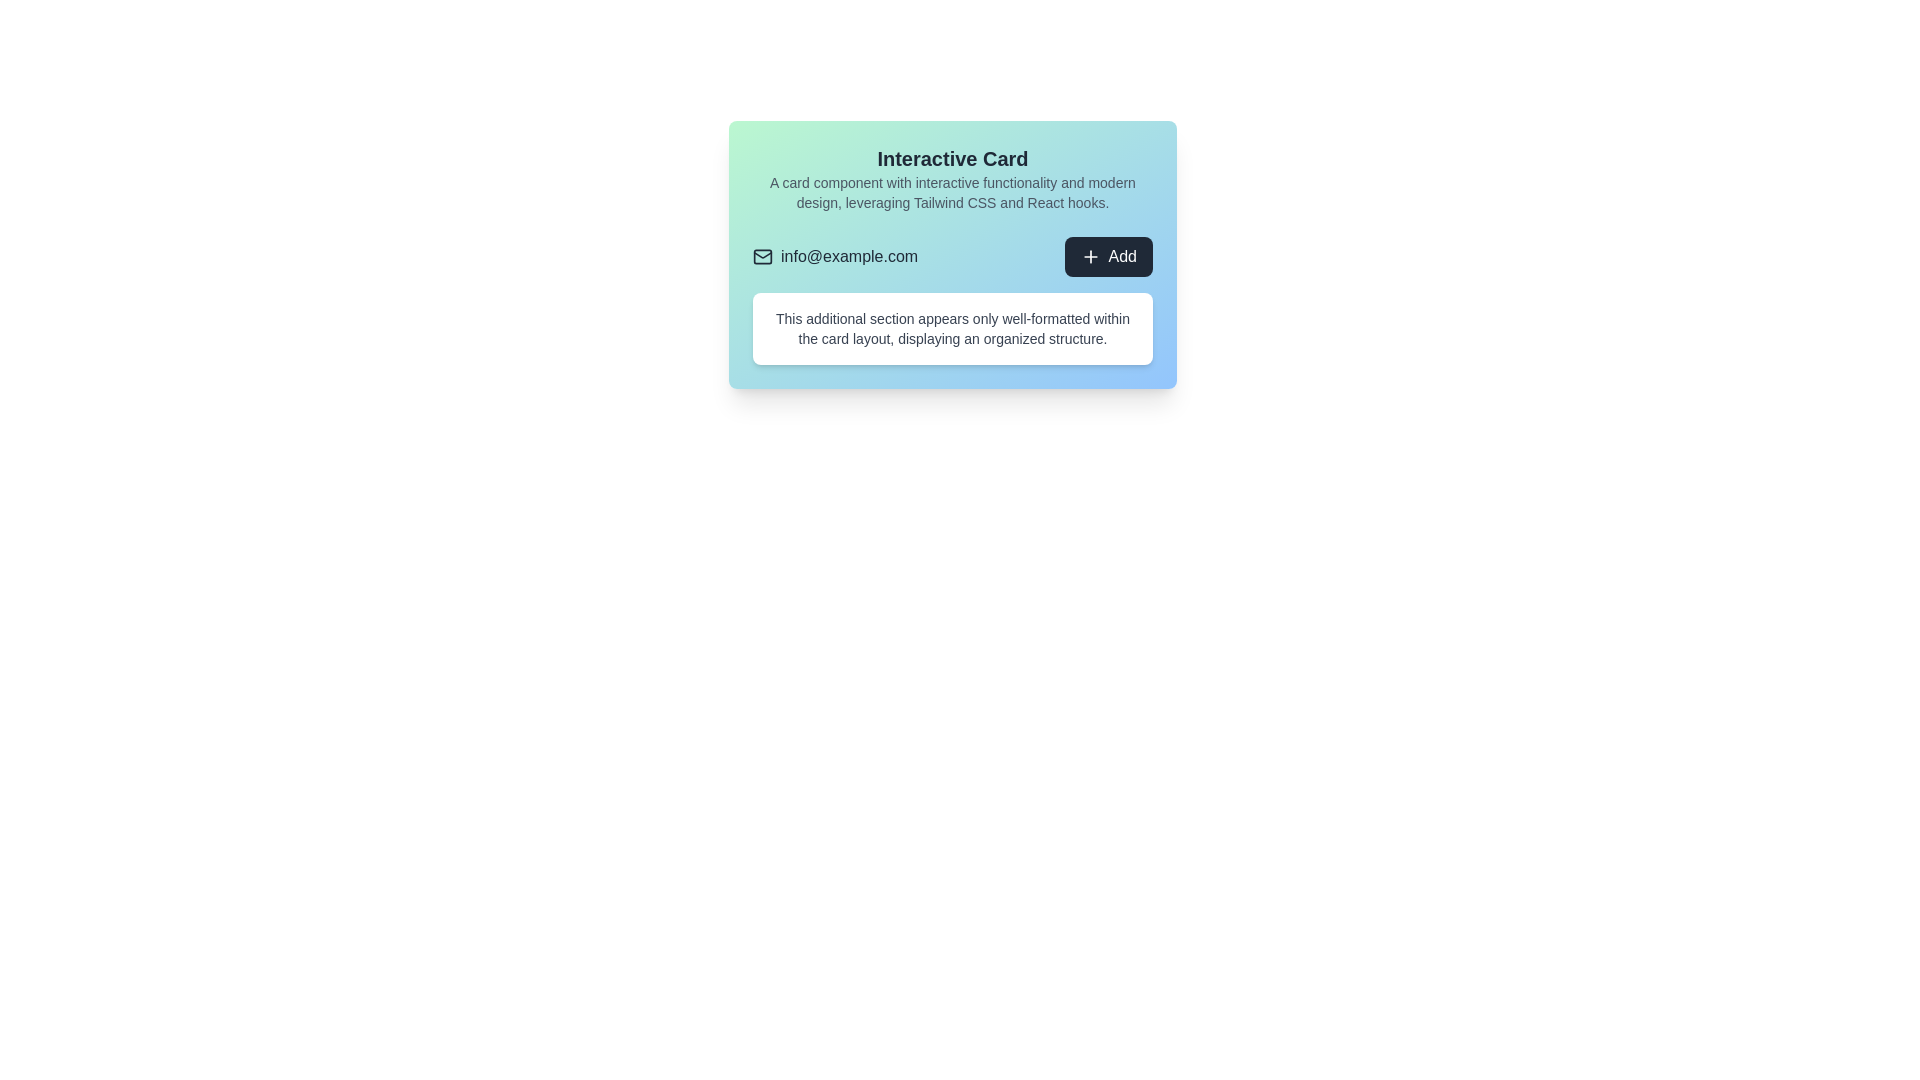 This screenshot has width=1920, height=1080. I want to click on the email address text display located above the 'Add' button, which is part of a horizontal group with an envelope icon to its left, so click(849, 256).